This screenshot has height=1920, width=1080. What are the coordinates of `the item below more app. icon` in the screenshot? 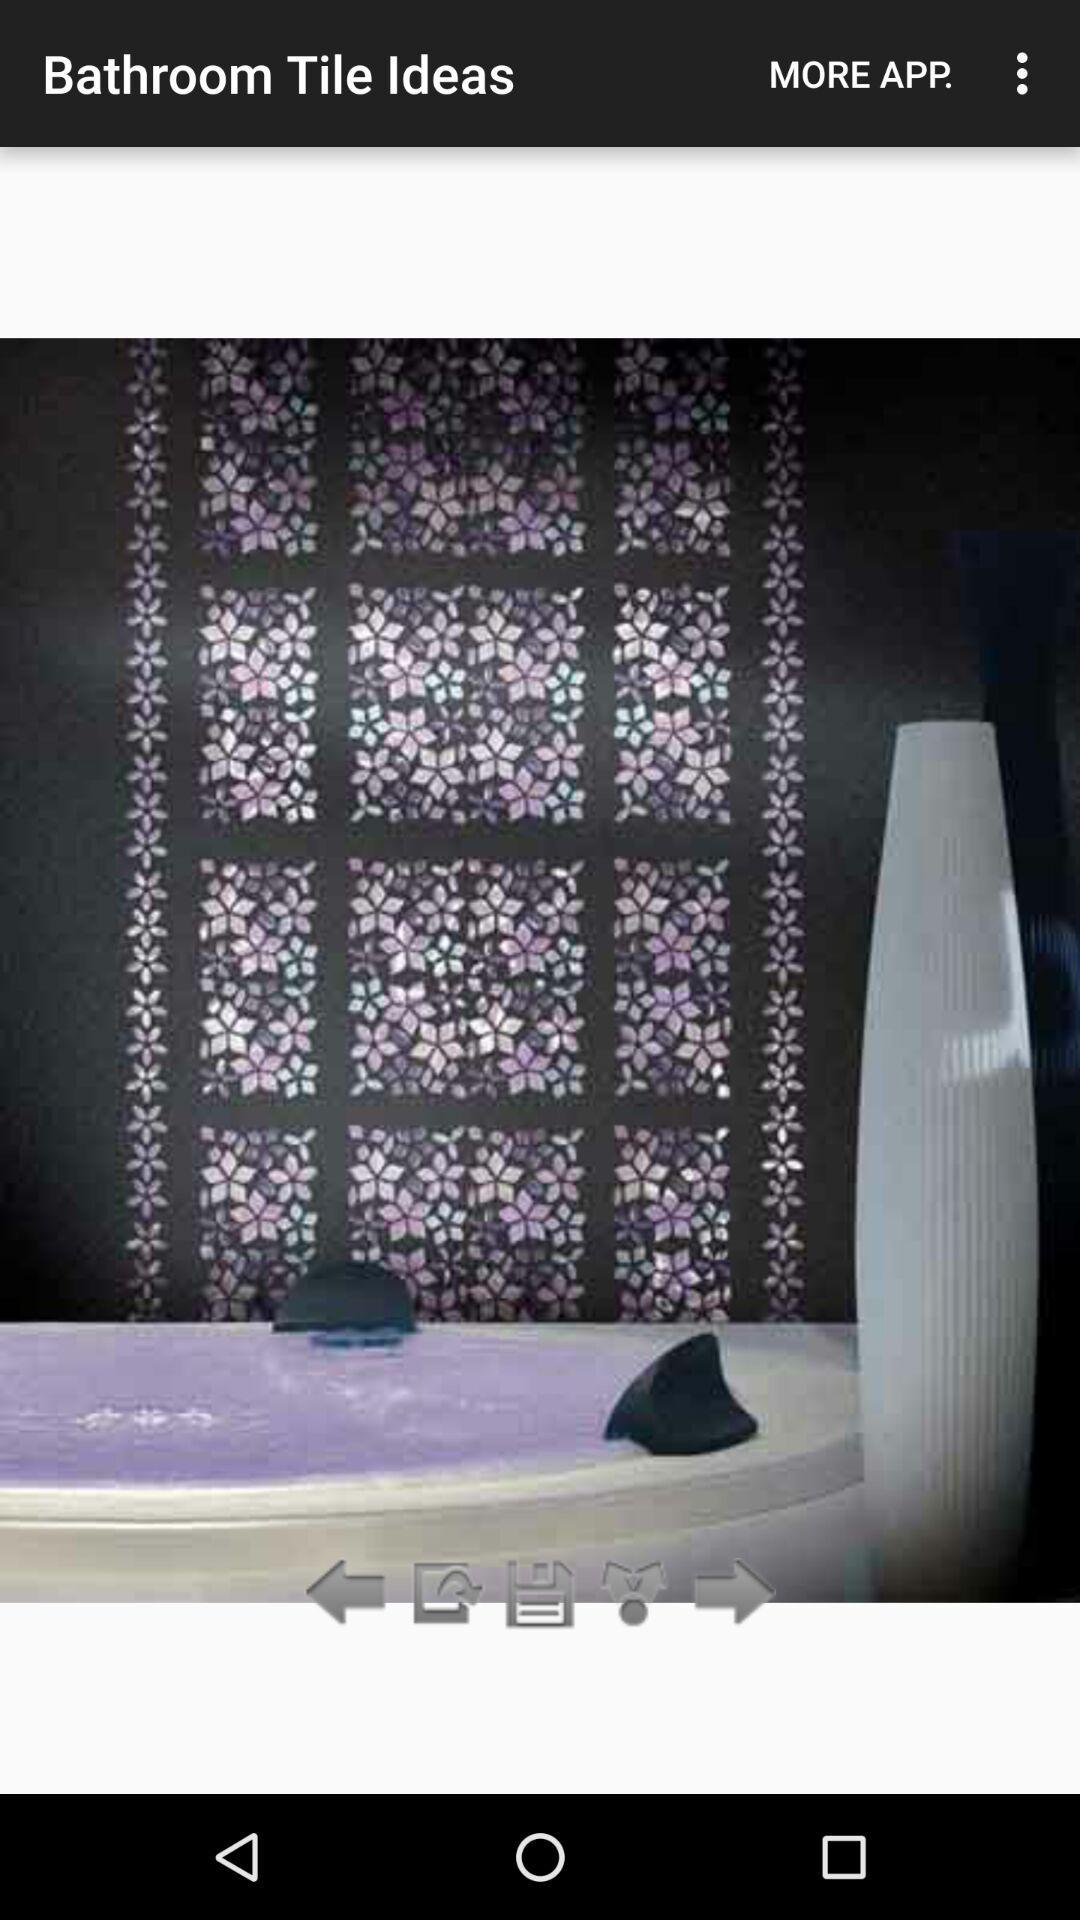 It's located at (729, 1593).